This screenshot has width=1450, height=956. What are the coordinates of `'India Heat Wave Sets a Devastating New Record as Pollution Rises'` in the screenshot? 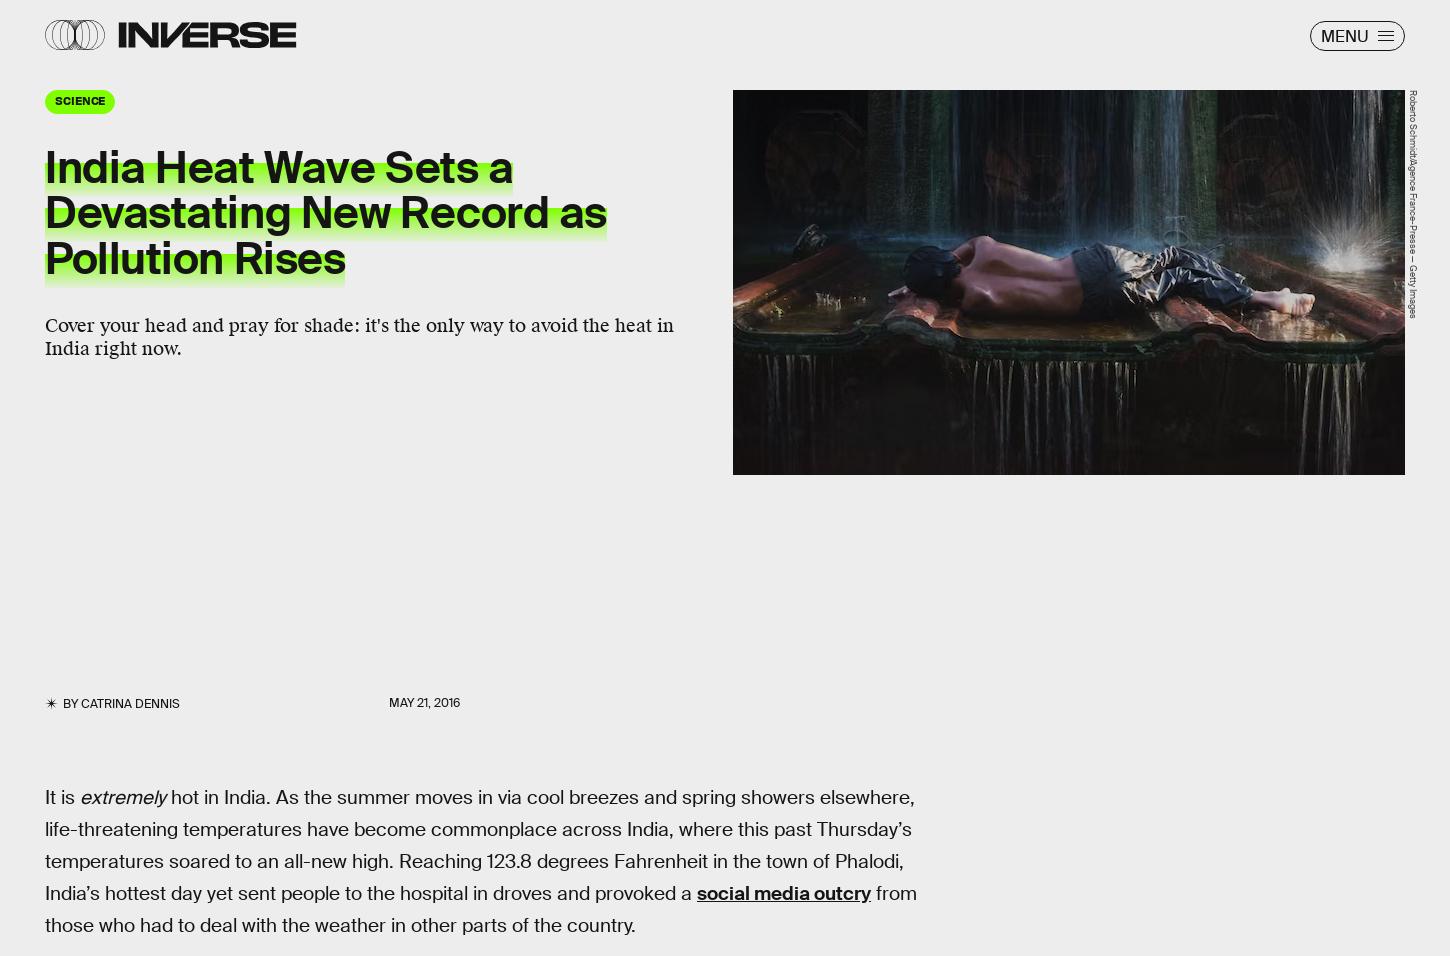 It's located at (325, 213).